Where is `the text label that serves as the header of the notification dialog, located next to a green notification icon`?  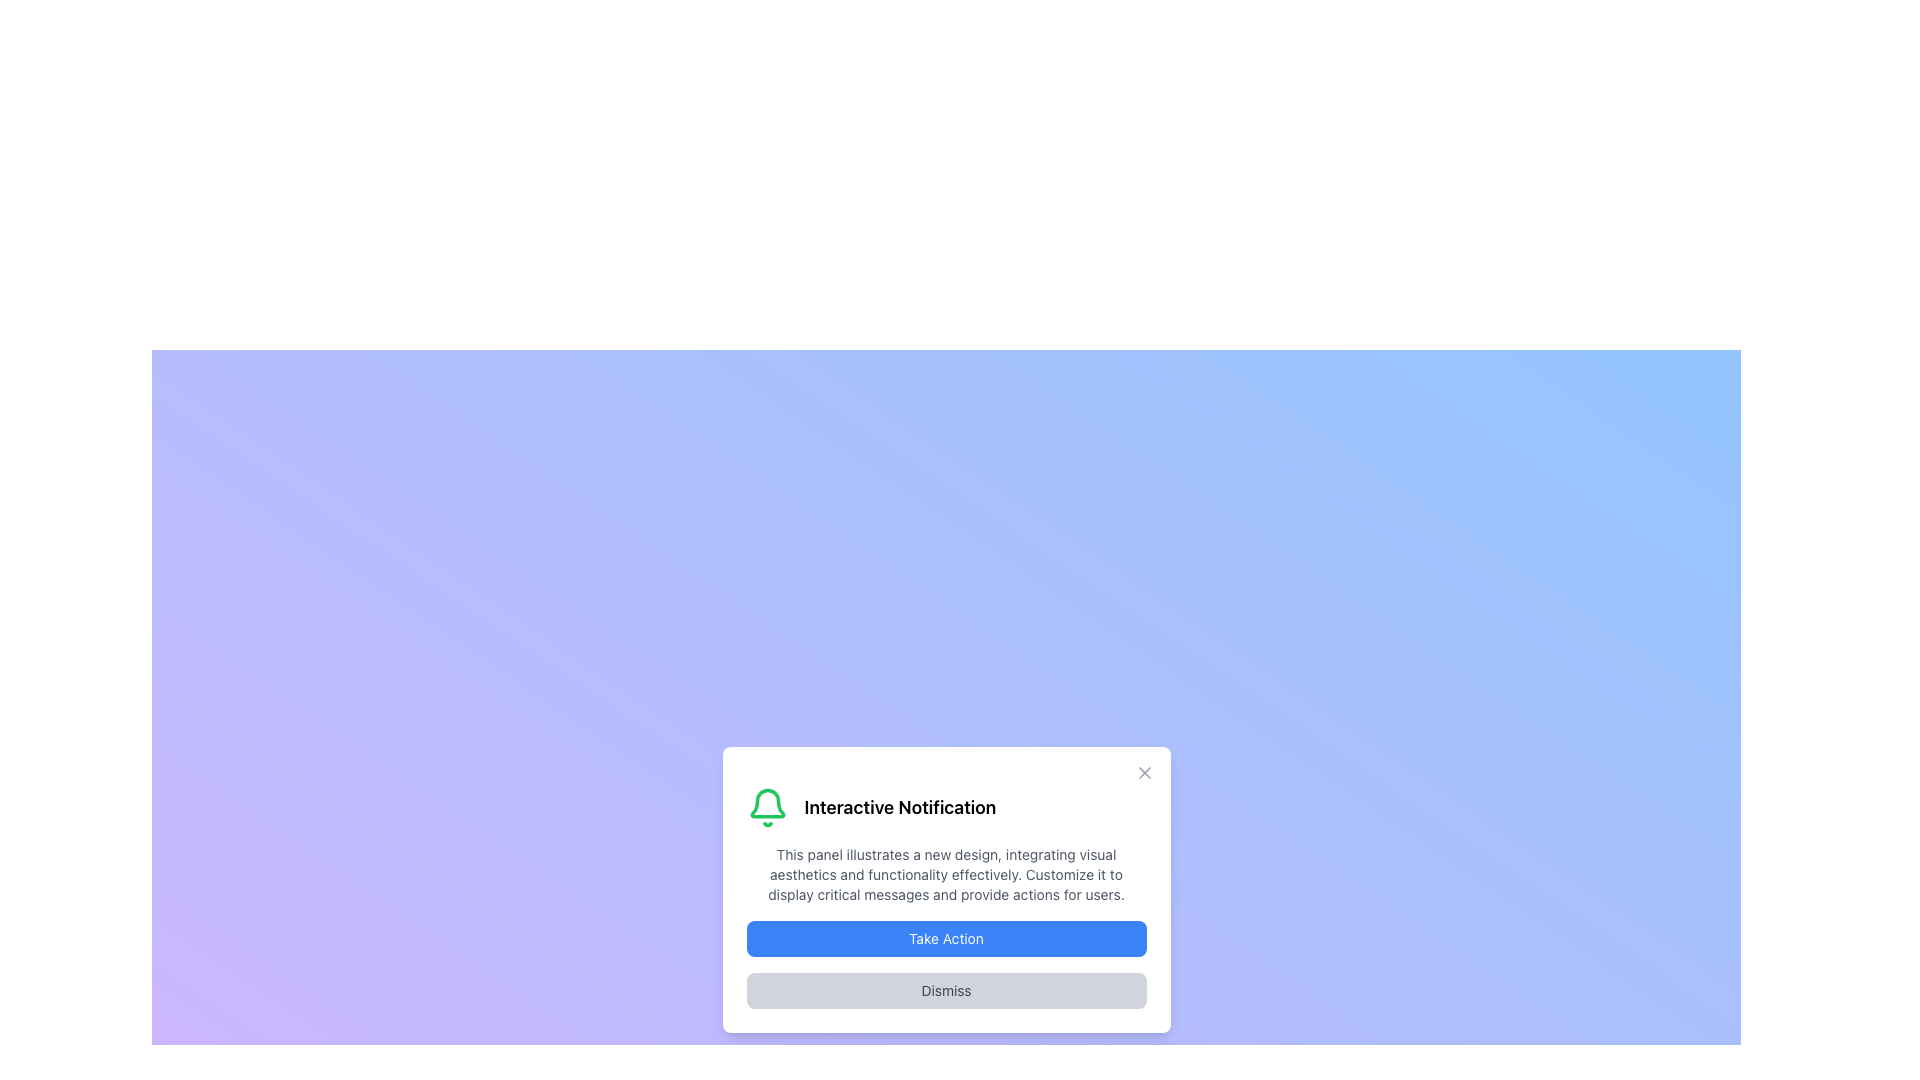
the text label that serves as the header of the notification dialog, located next to a green notification icon is located at coordinates (899, 806).